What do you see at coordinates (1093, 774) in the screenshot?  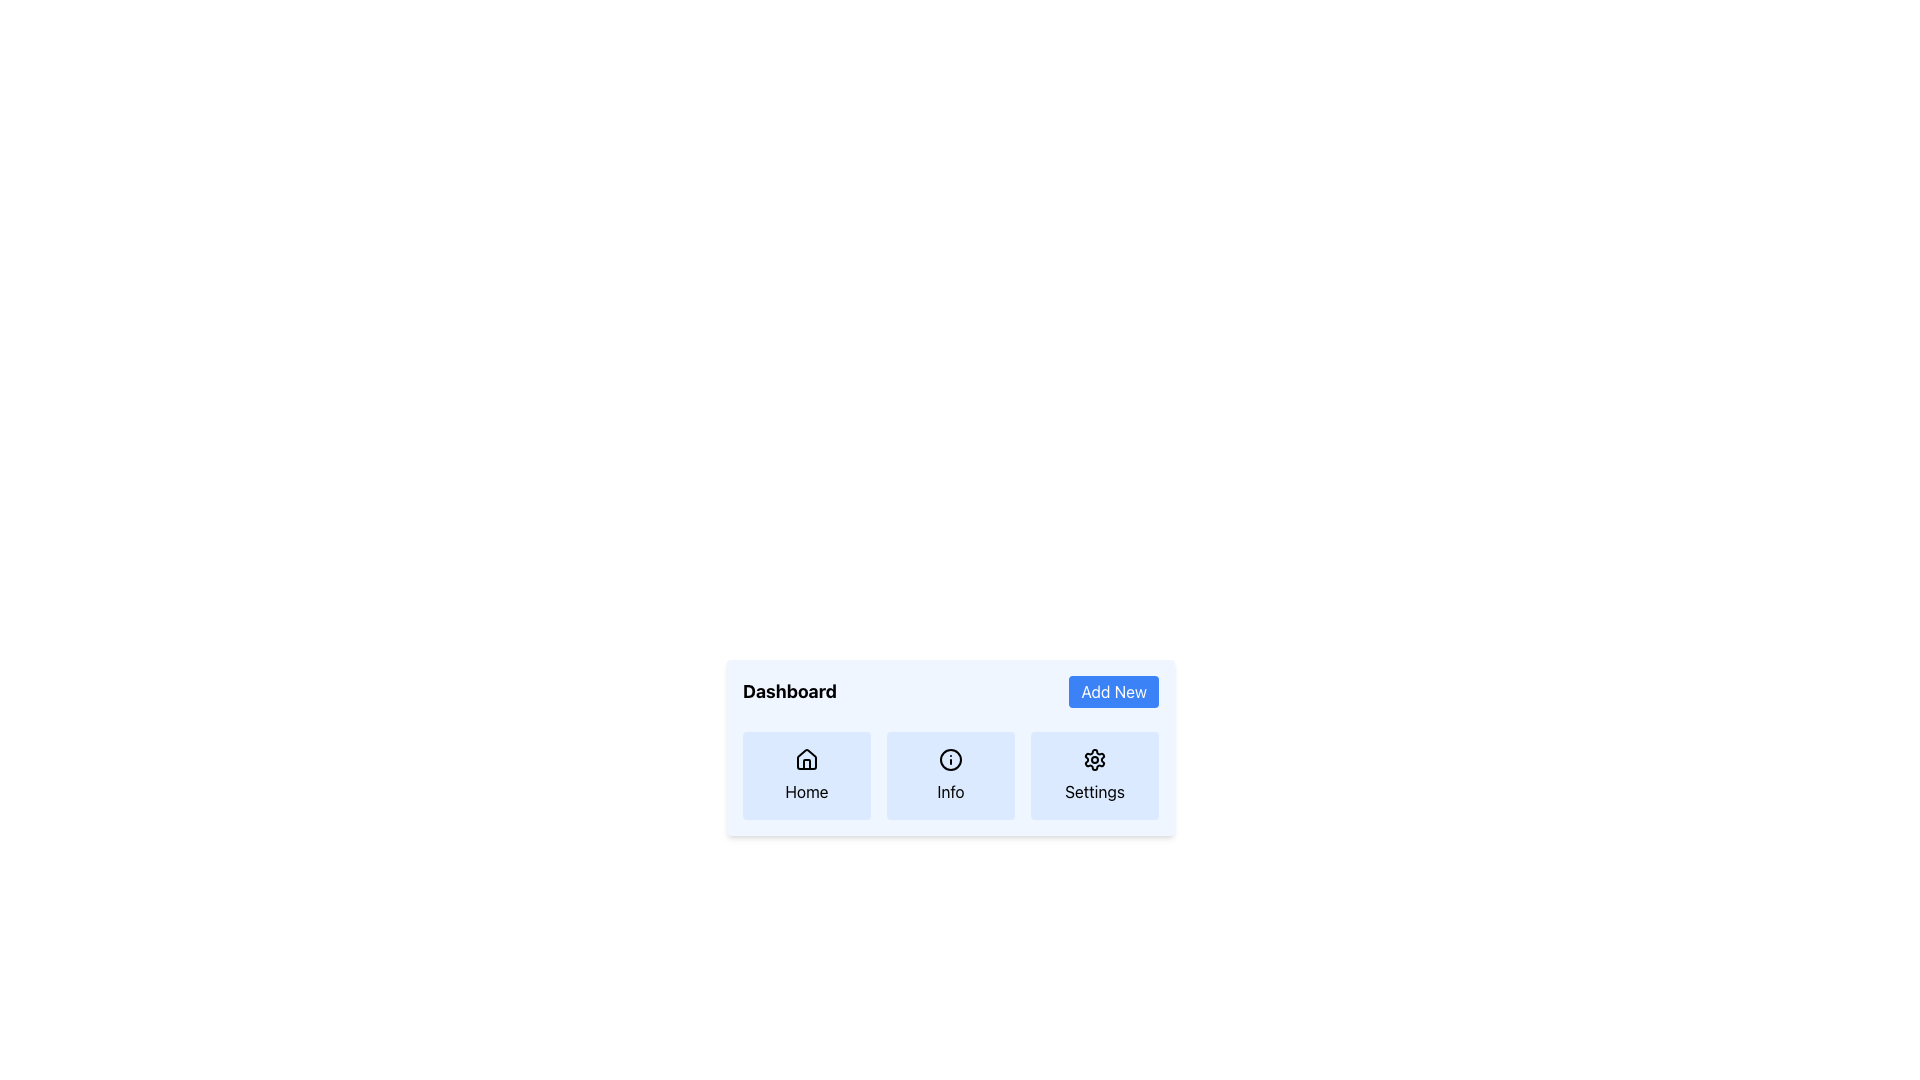 I see `the settings button located in the third column of the layout under the 'Dashboard' header` at bounding box center [1093, 774].